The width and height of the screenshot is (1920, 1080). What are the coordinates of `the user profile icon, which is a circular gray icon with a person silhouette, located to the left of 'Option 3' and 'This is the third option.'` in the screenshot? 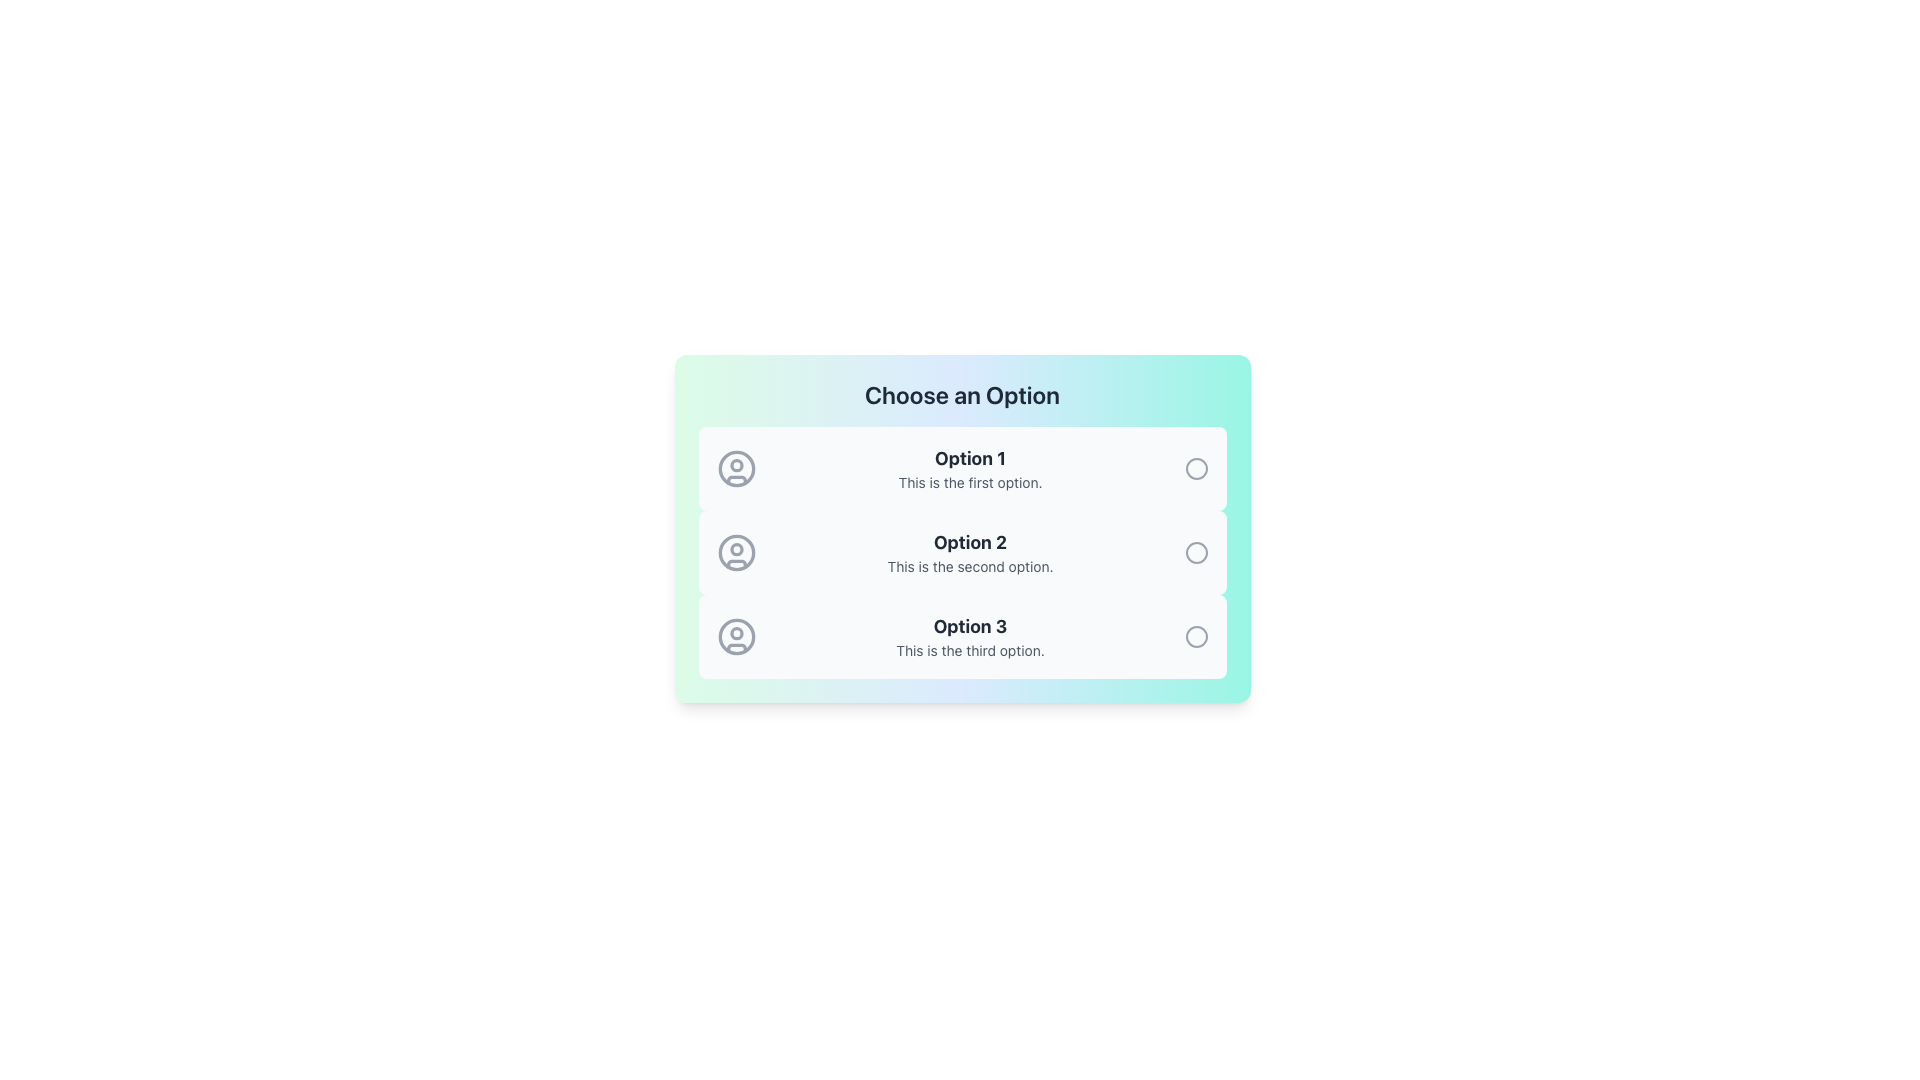 It's located at (735, 636).